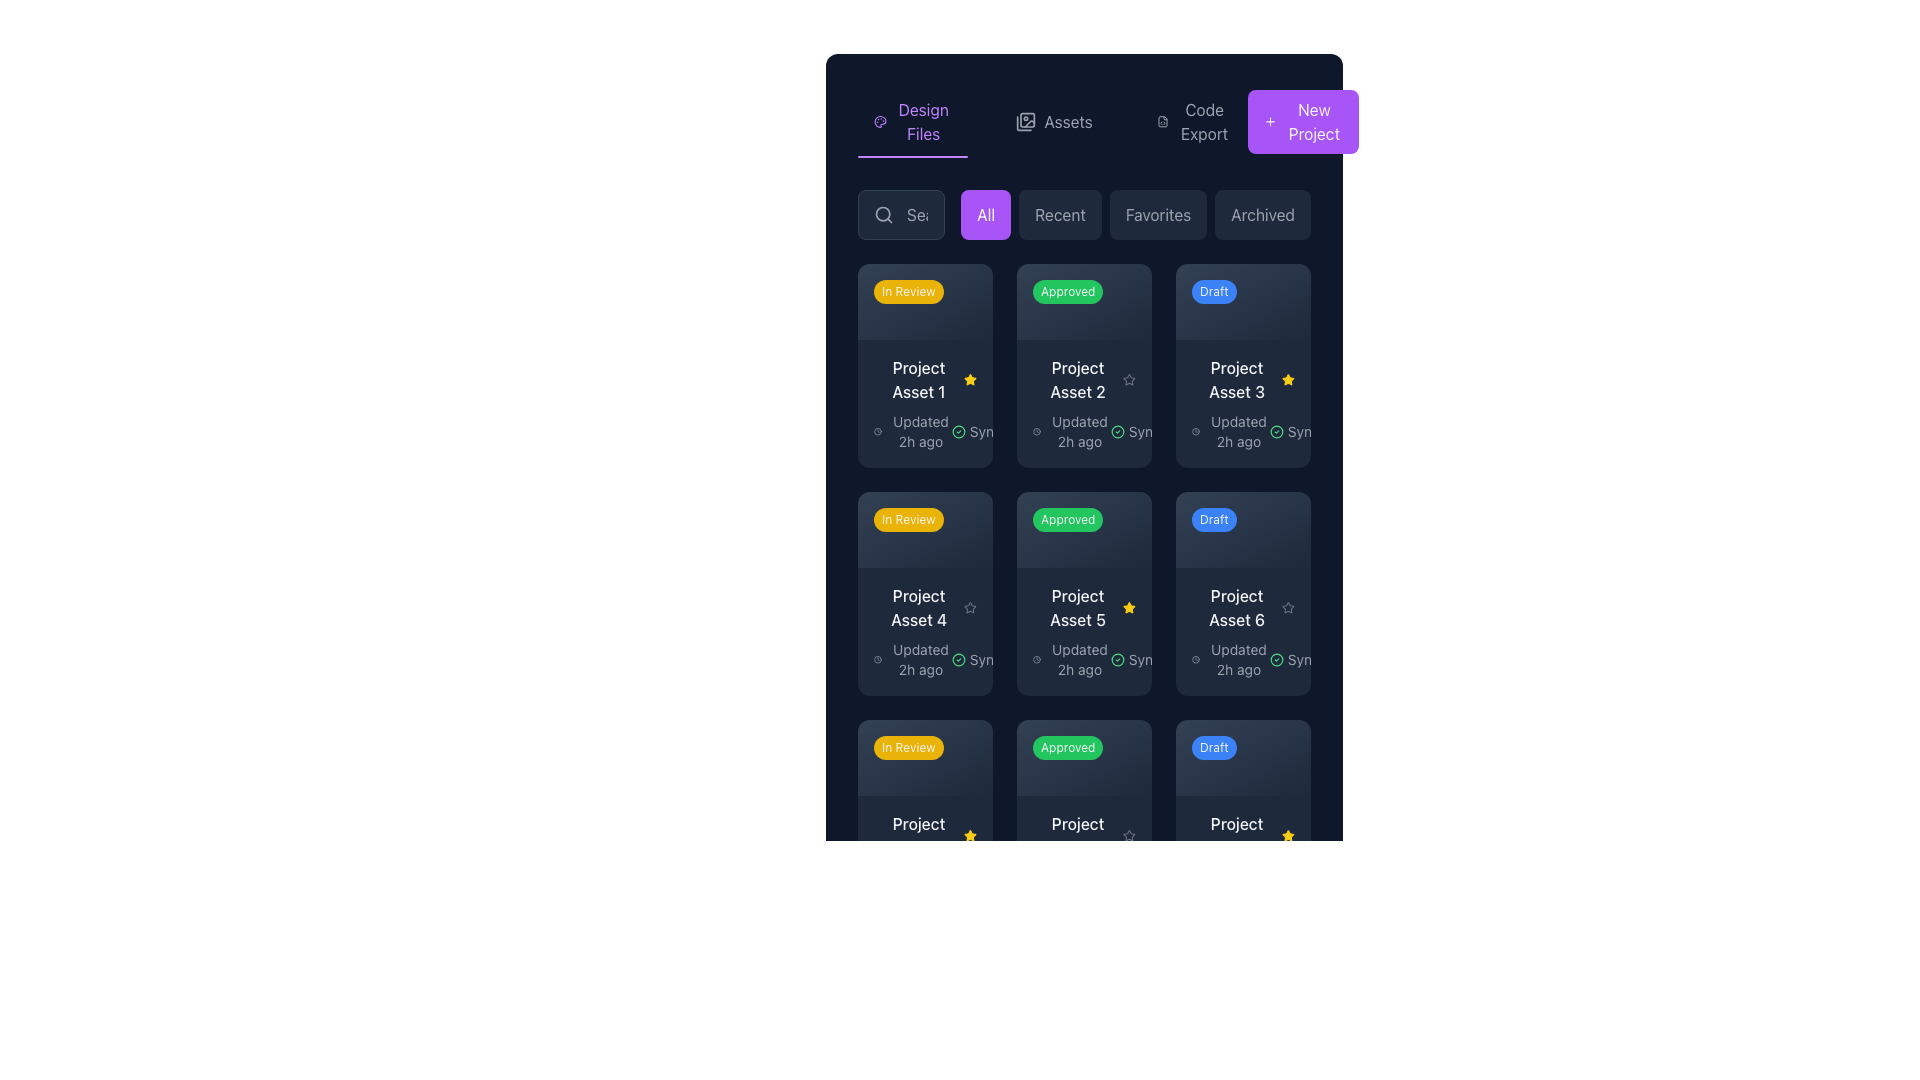 This screenshot has height=1080, width=1920. What do you see at coordinates (911, 430) in the screenshot?
I see `the text label displaying the last update time associated with 'Project Asset 1', located in the bottom-left region of the card` at bounding box center [911, 430].